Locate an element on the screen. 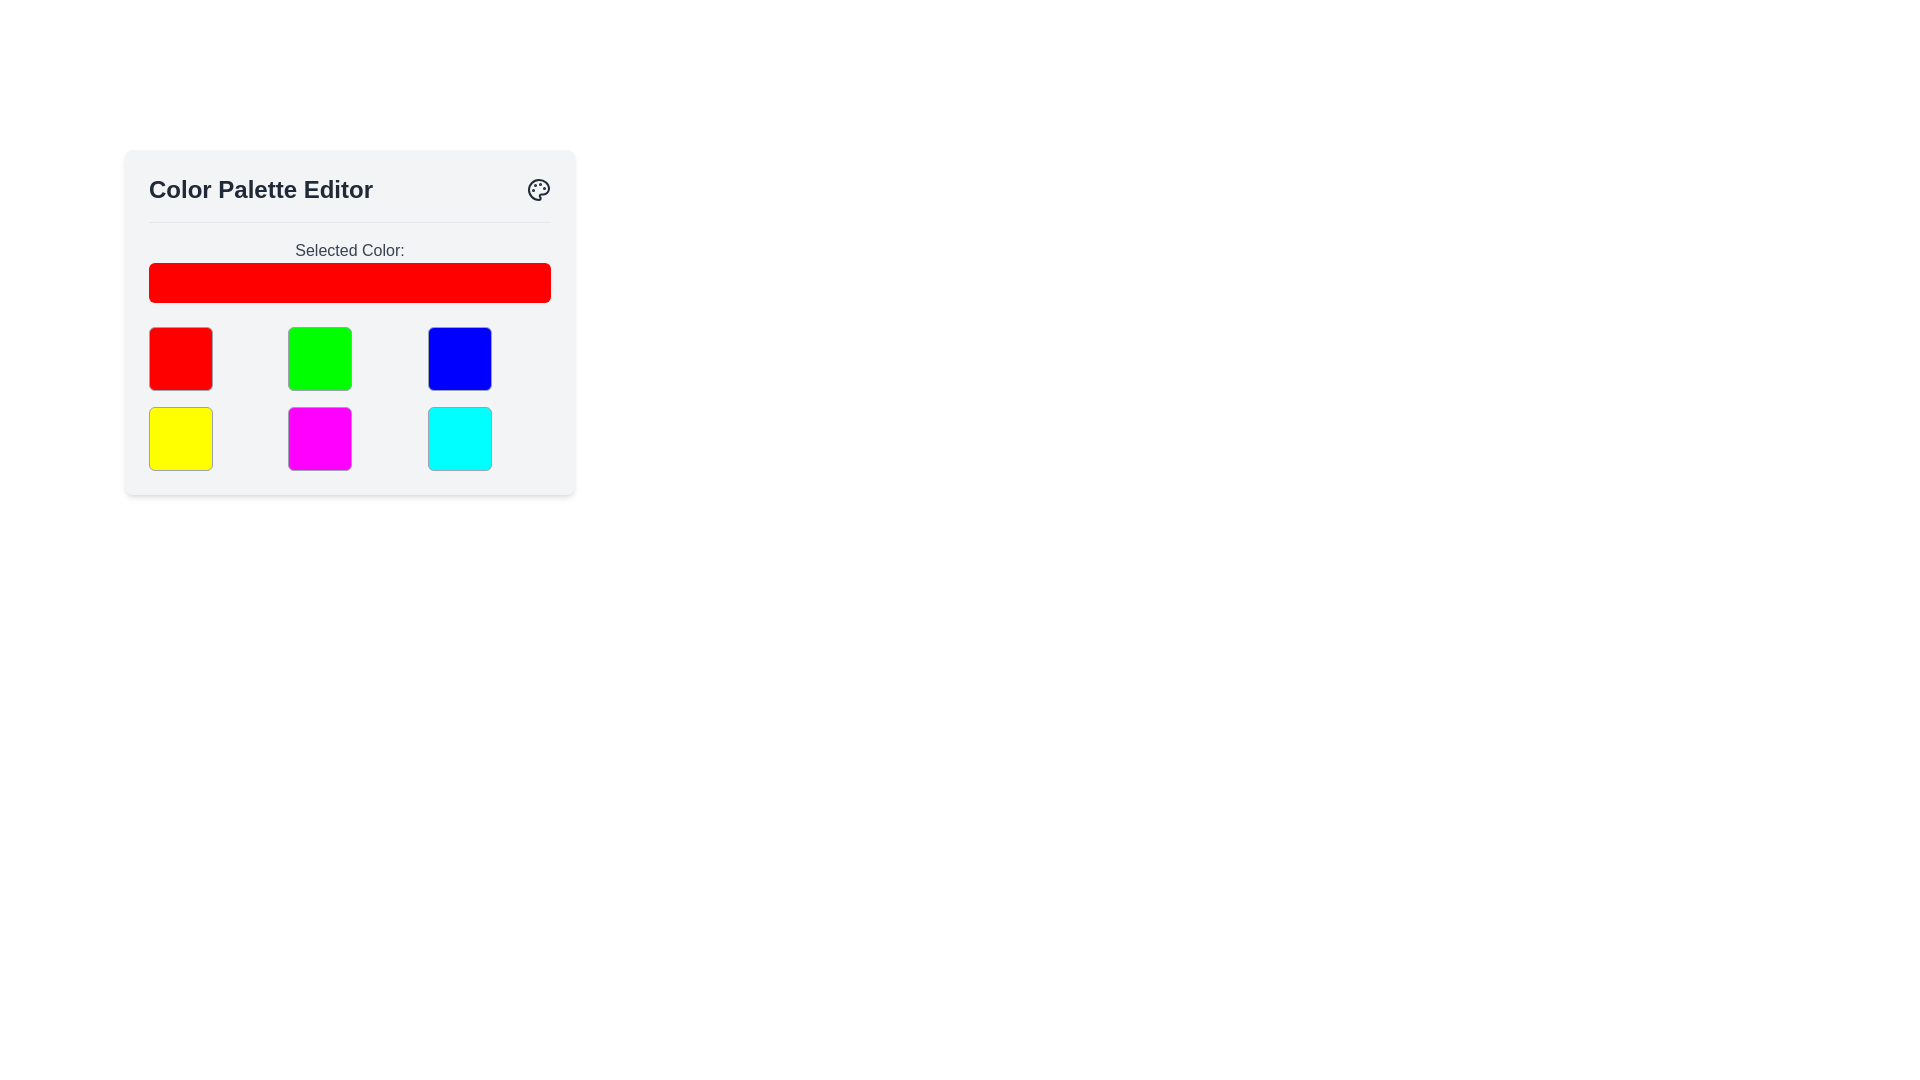  the color palette editor by dragging to select different colors from the available options is located at coordinates (350, 321).